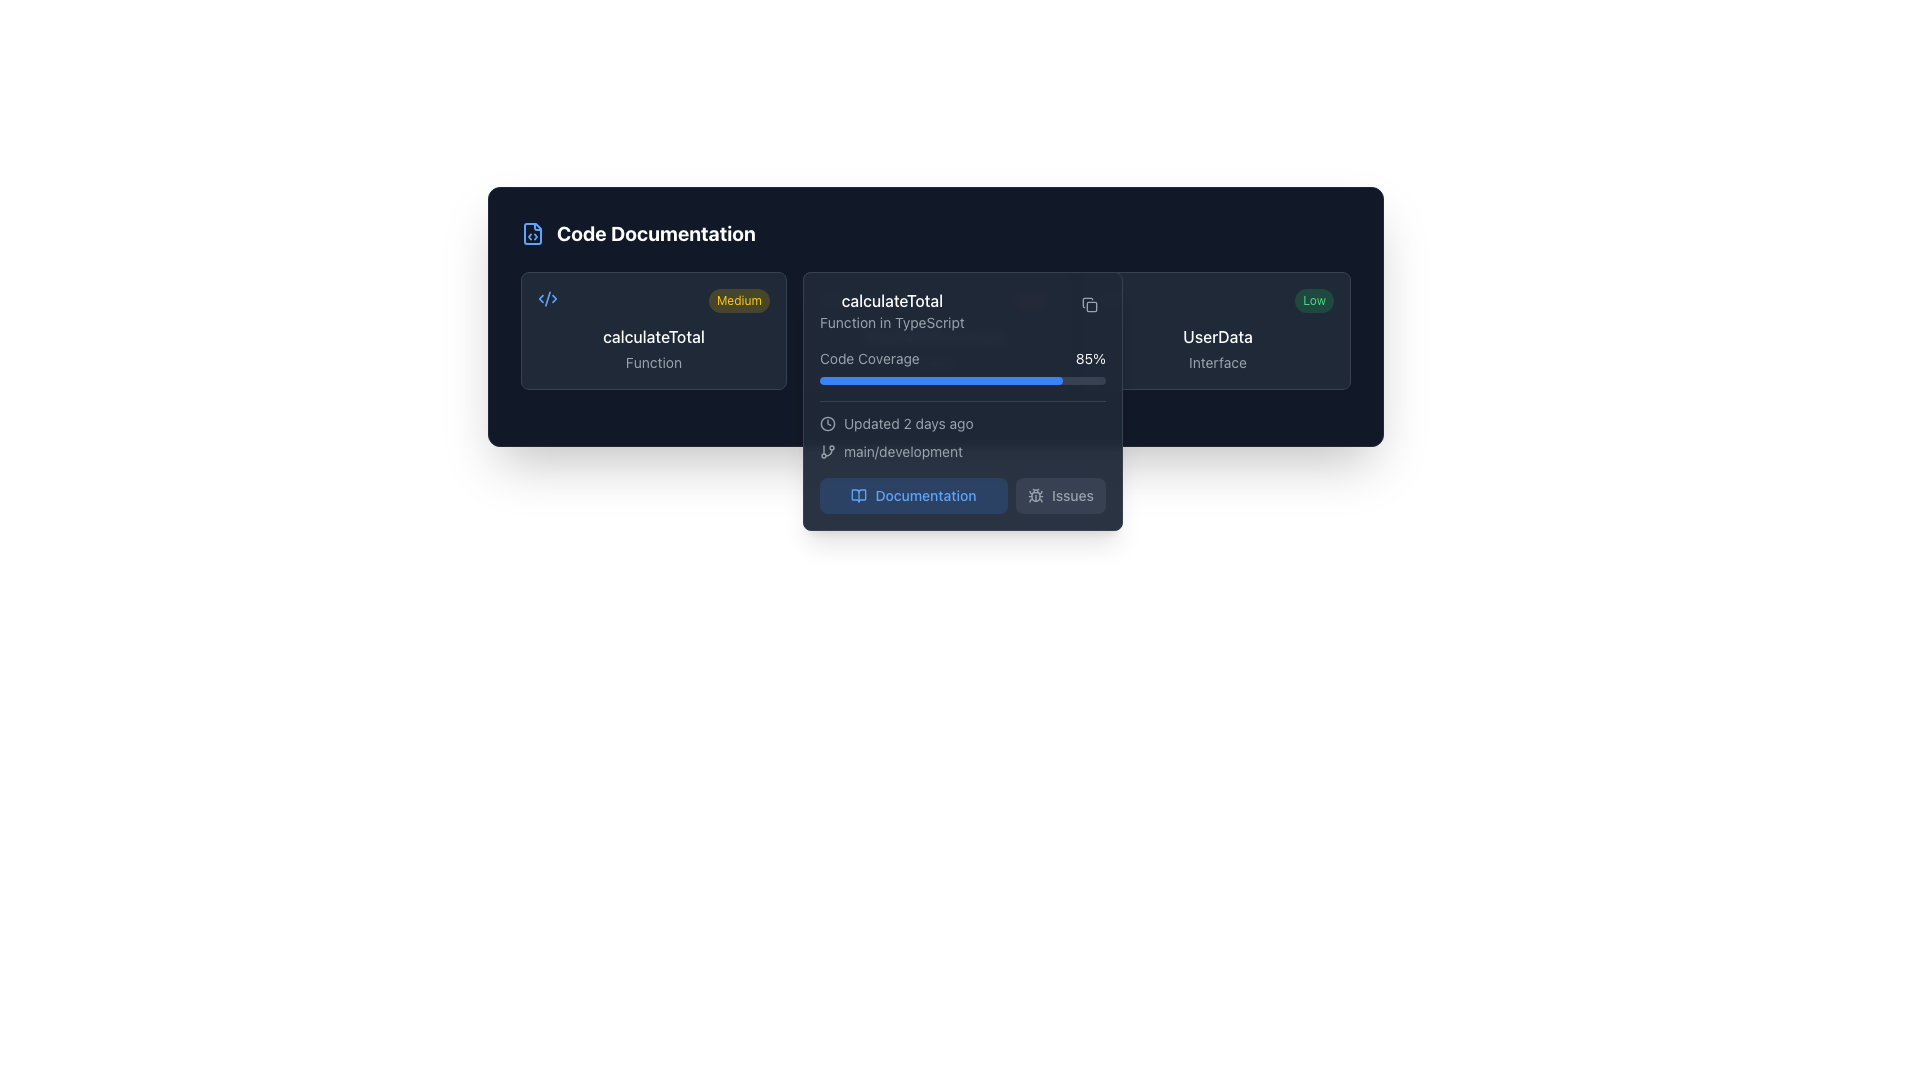 This screenshot has height=1080, width=1920. I want to click on the label displaying 'Updated 2 days ago' with a small clock icon to its left, located in the second row of the card above 'main/development', so click(963, 423).